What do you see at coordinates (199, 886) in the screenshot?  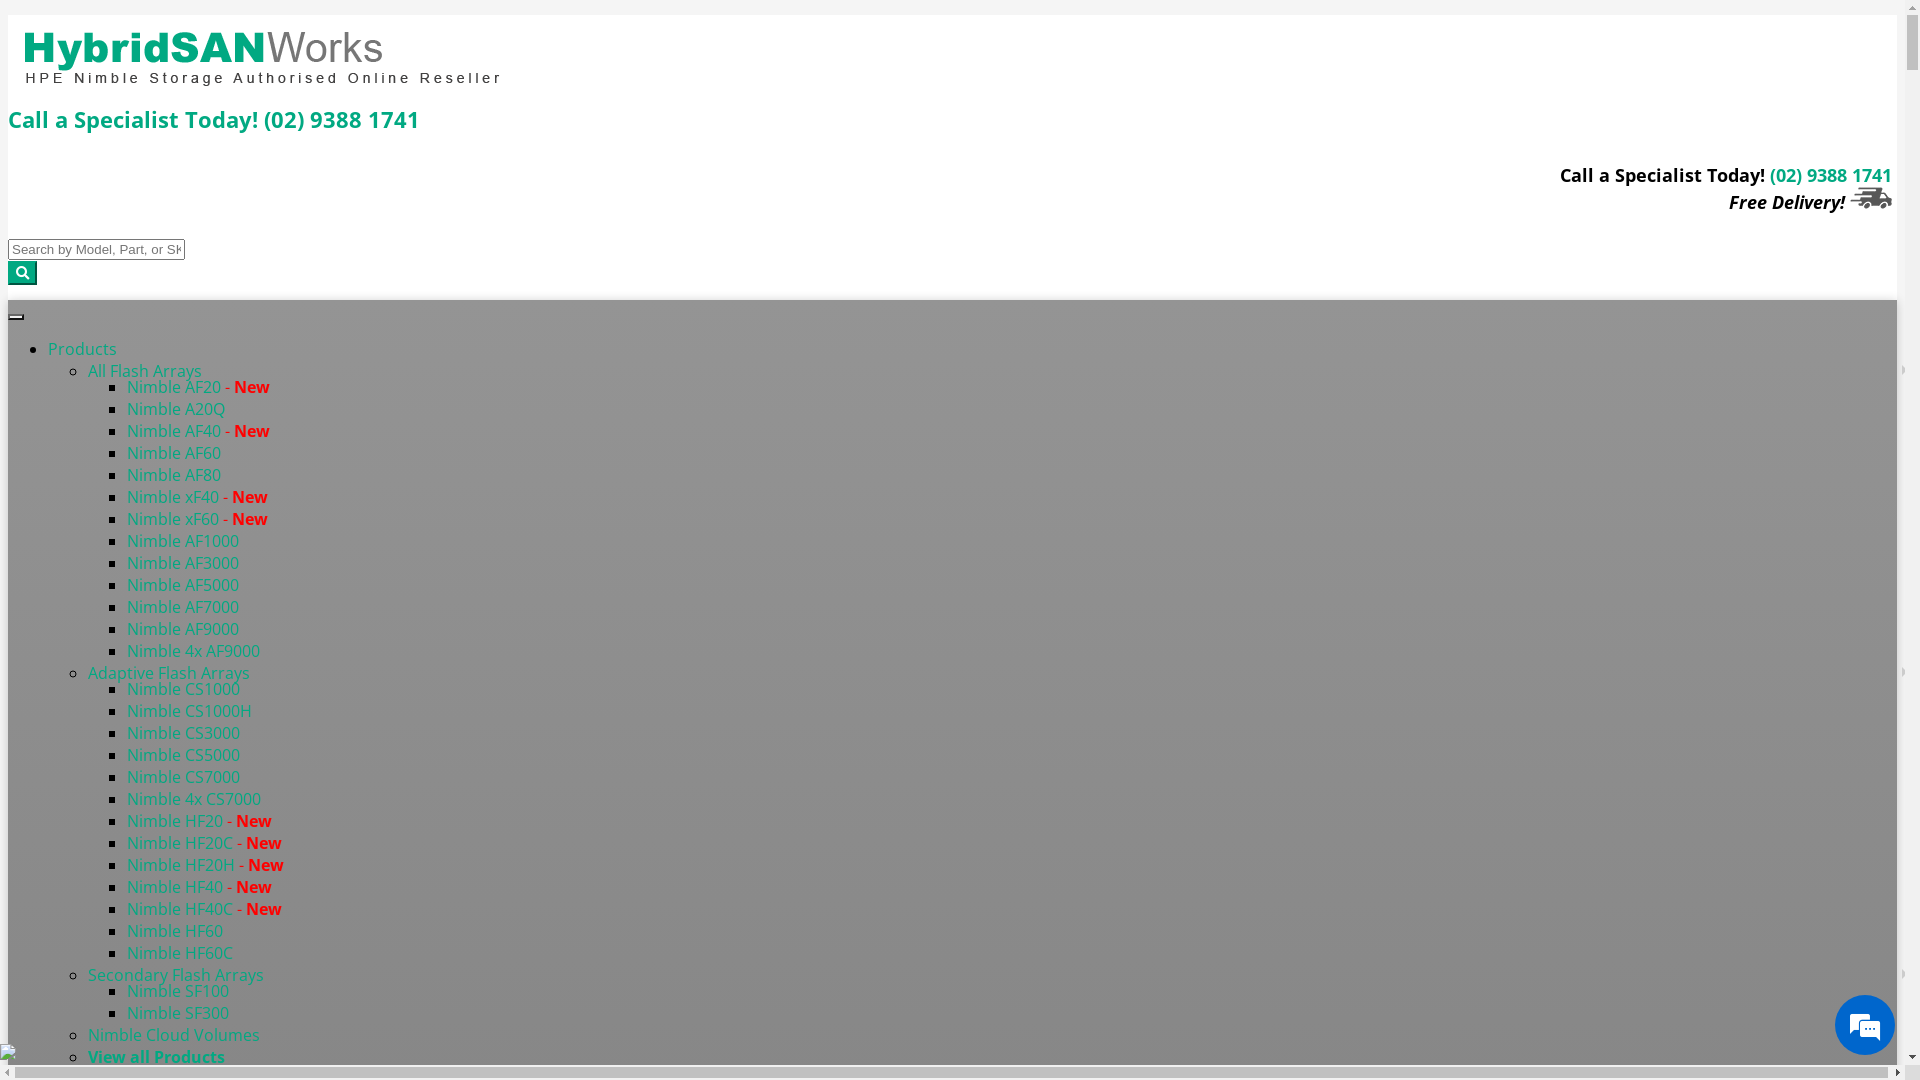 I see `'Nimble HF40 - New'` at bounding box center [199, 886].